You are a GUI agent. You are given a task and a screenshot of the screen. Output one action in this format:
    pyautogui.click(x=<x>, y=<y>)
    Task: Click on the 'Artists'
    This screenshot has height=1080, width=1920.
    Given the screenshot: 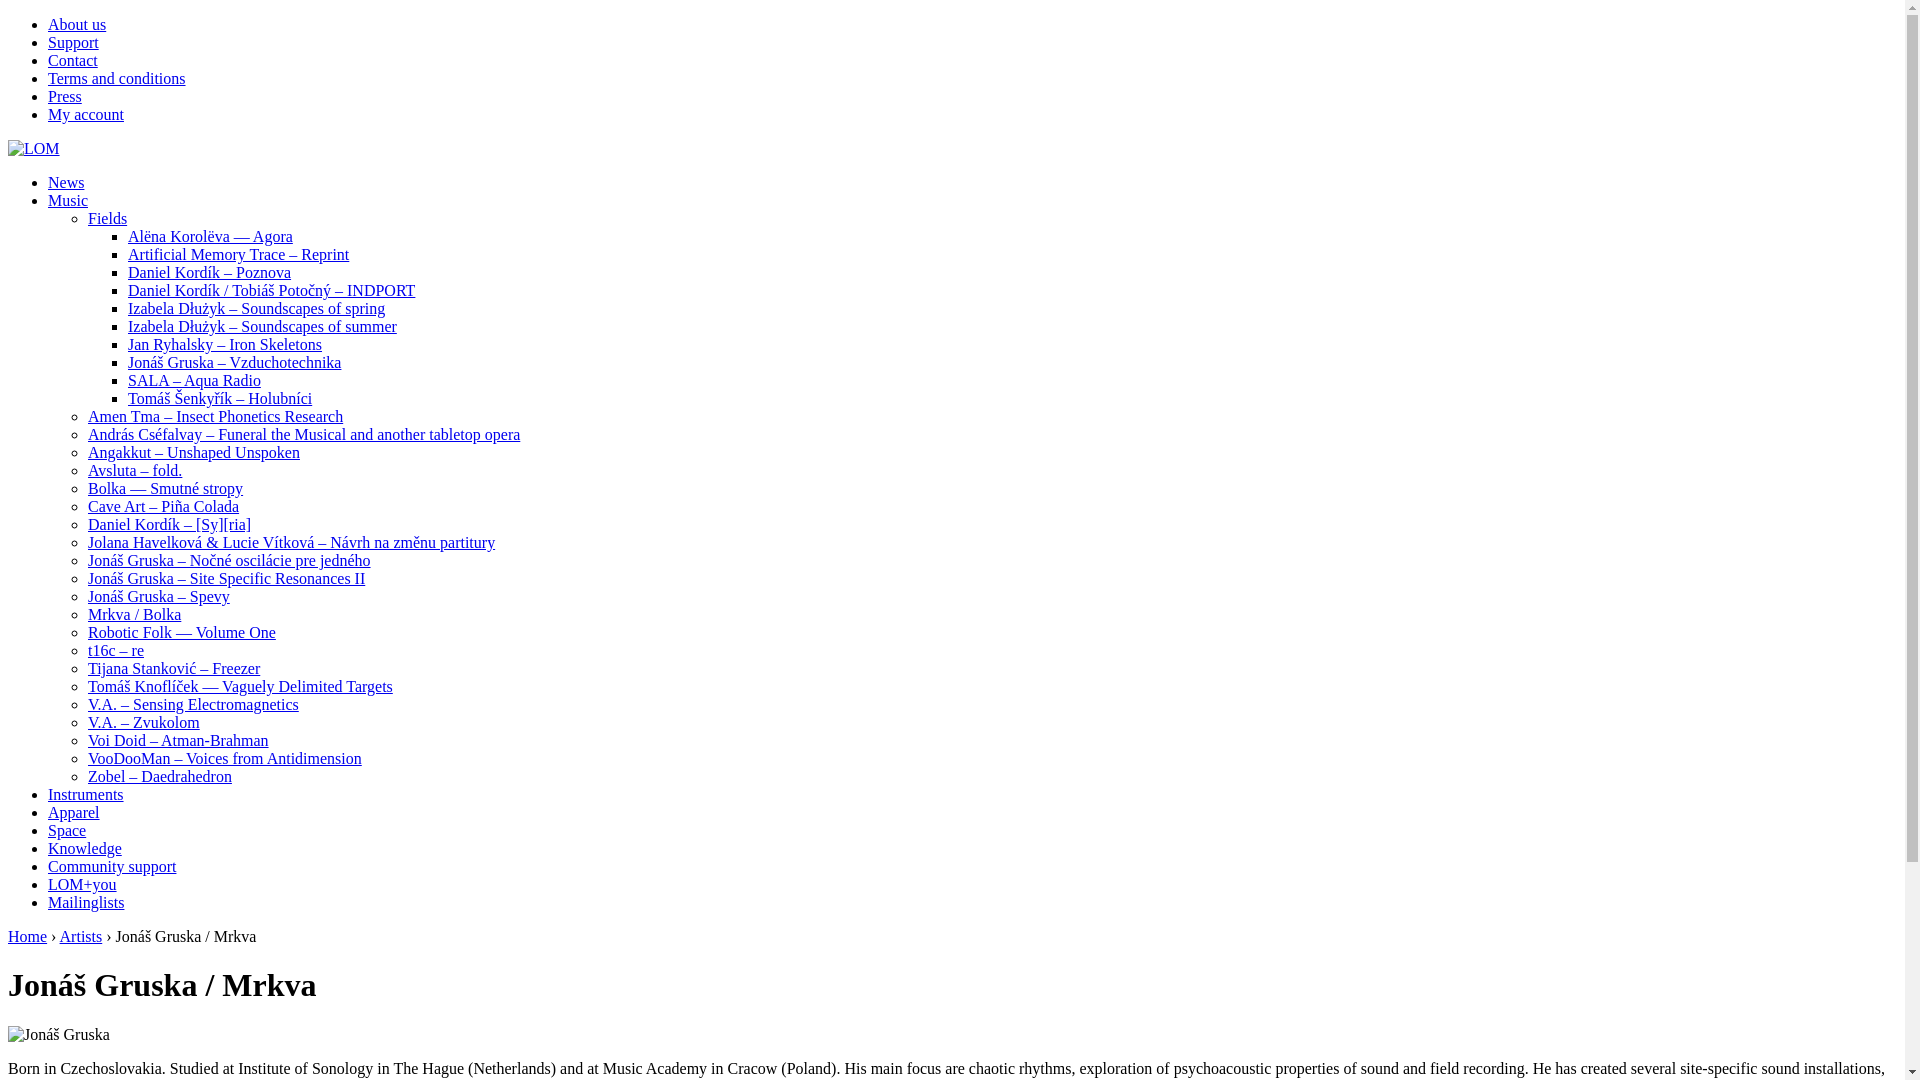 What is the action you would take?
    pyautogui.click(x=80, y=936)
    